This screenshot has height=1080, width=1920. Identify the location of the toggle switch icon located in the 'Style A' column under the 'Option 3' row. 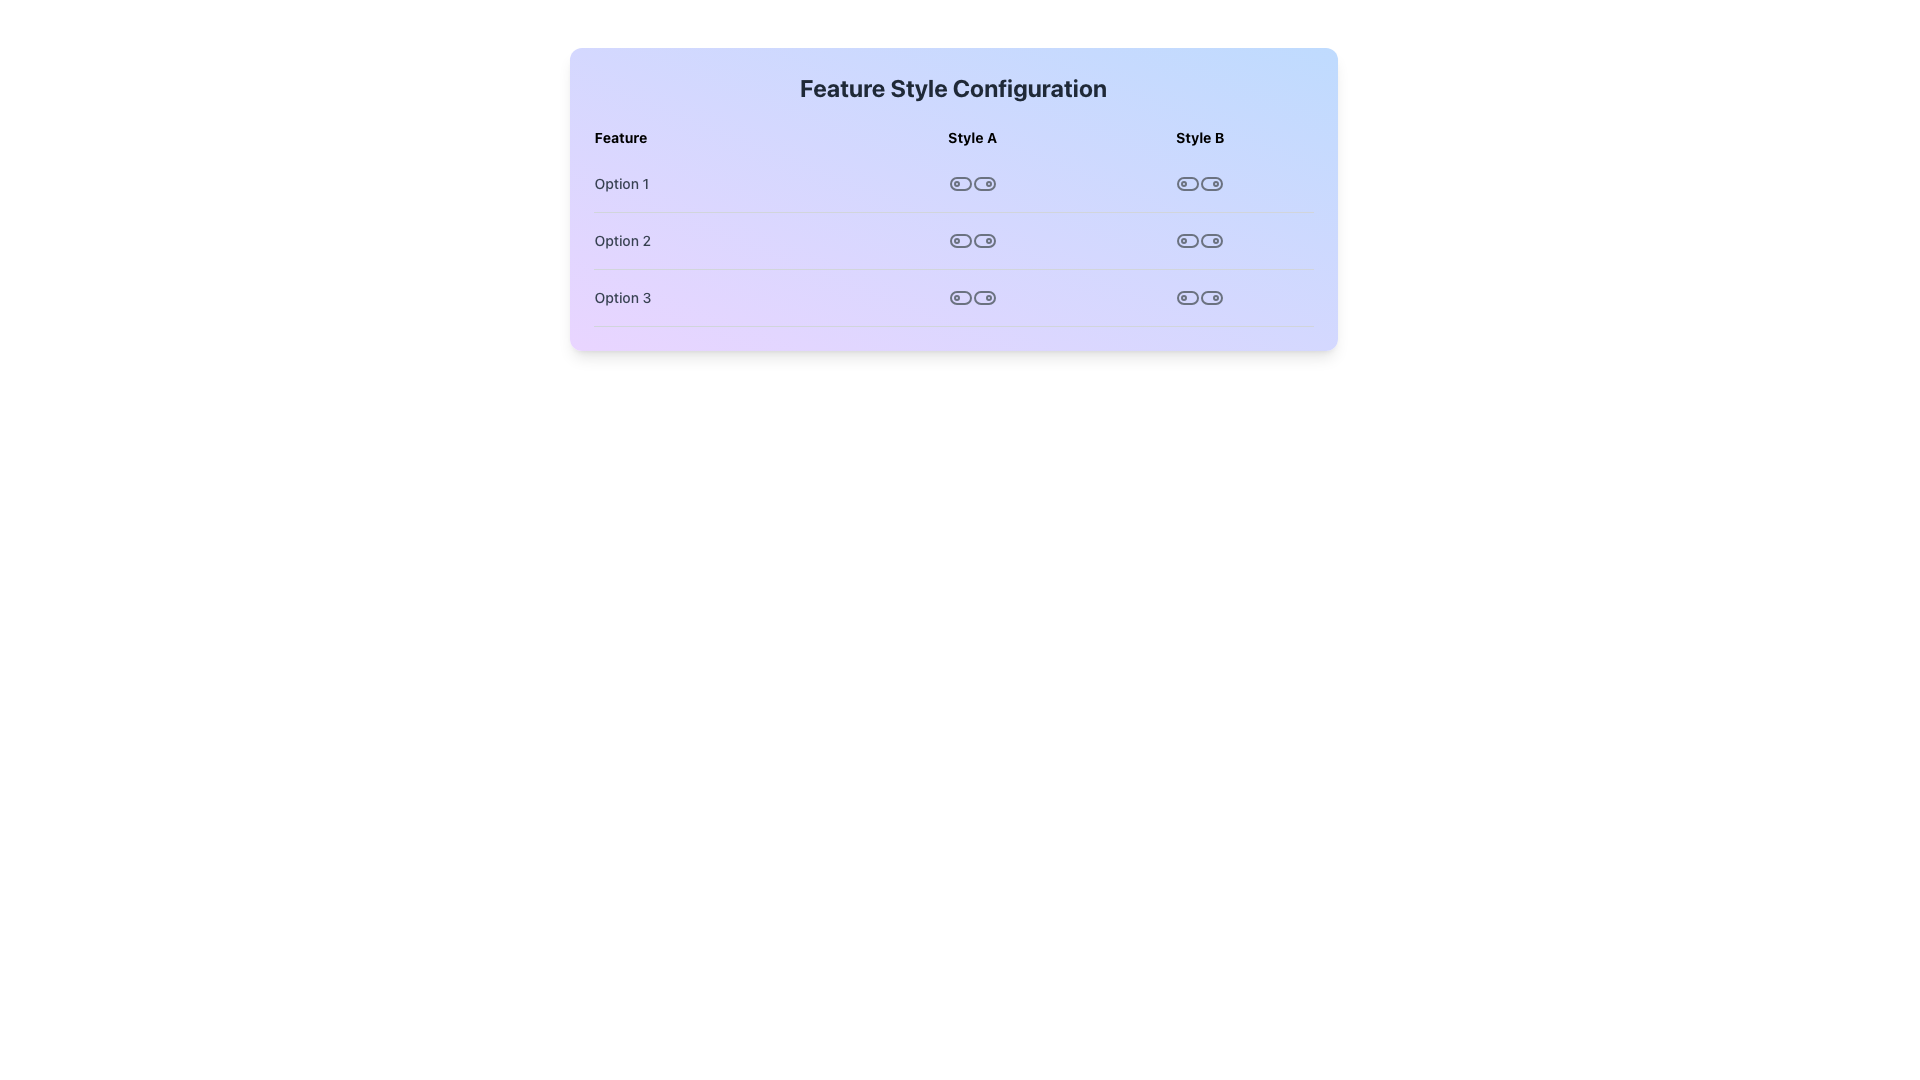
(984, 297).